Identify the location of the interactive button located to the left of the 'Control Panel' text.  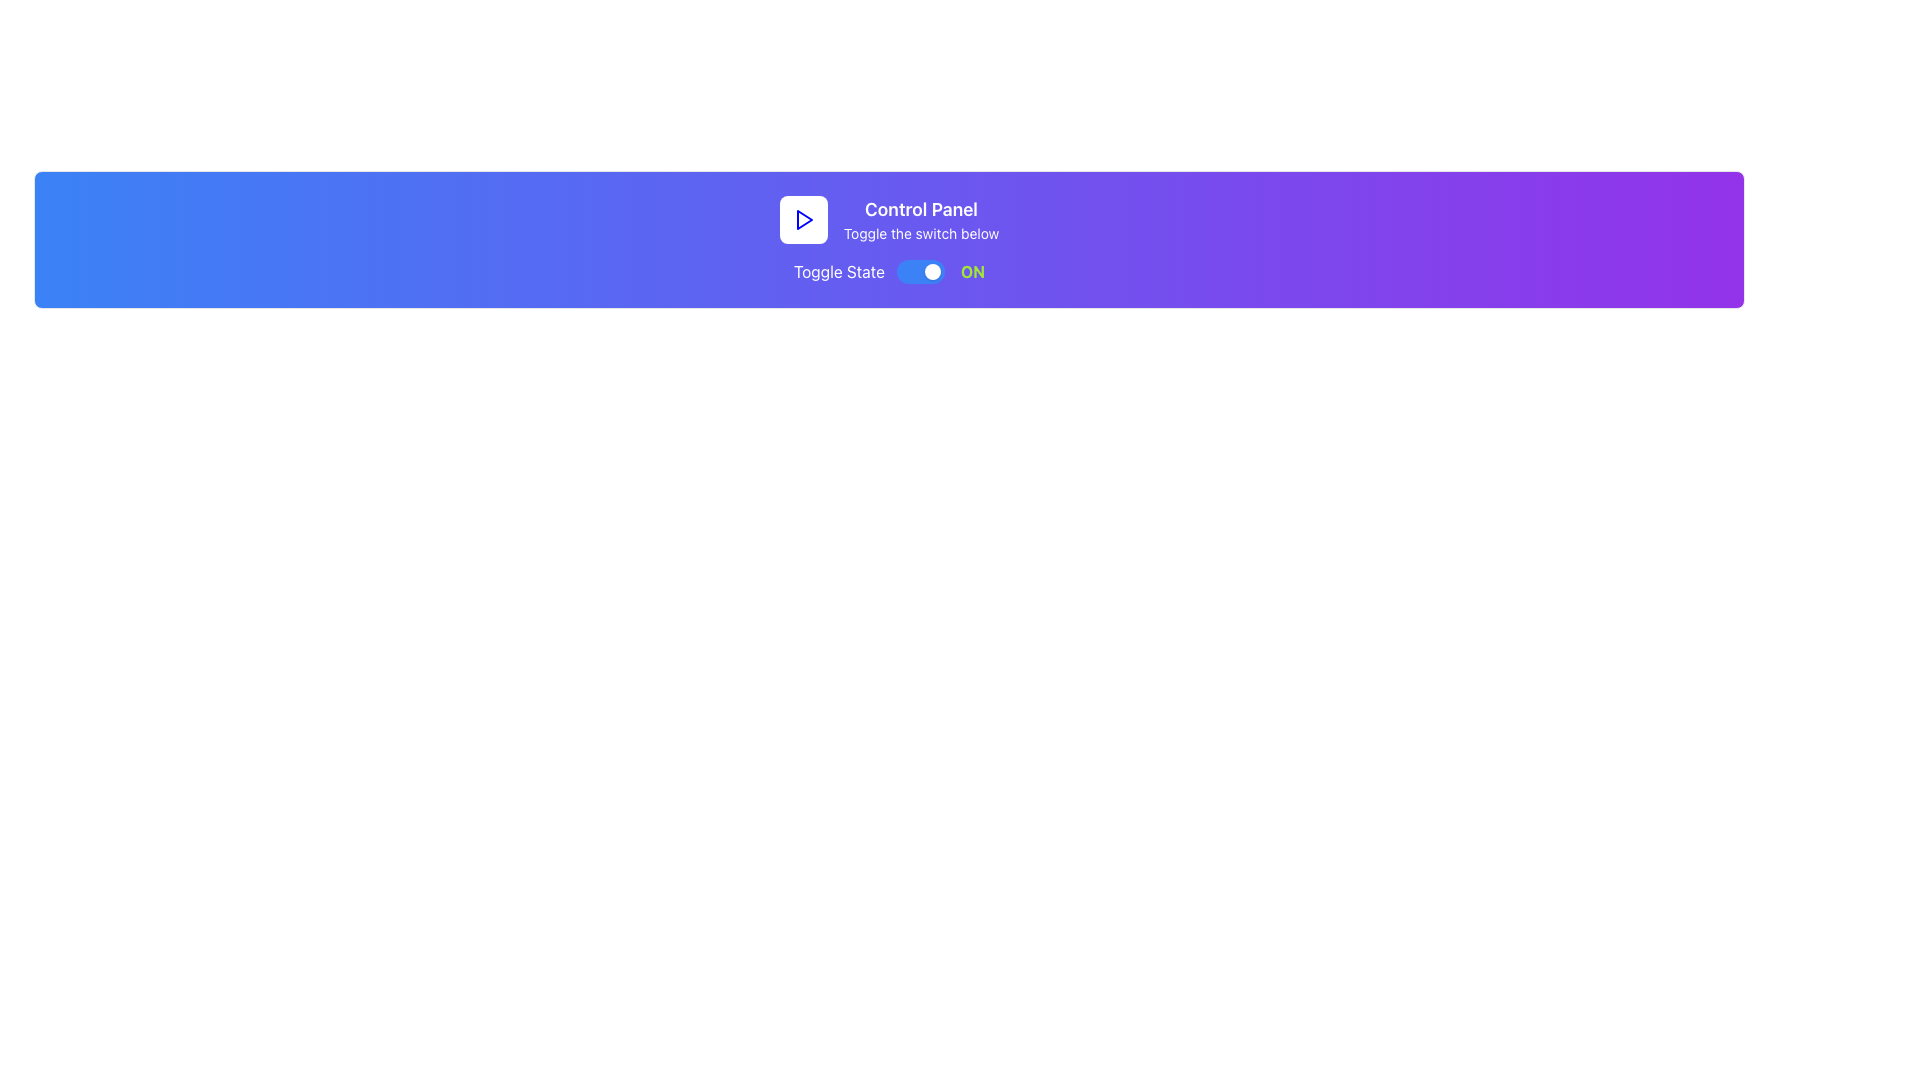
(803, 219).